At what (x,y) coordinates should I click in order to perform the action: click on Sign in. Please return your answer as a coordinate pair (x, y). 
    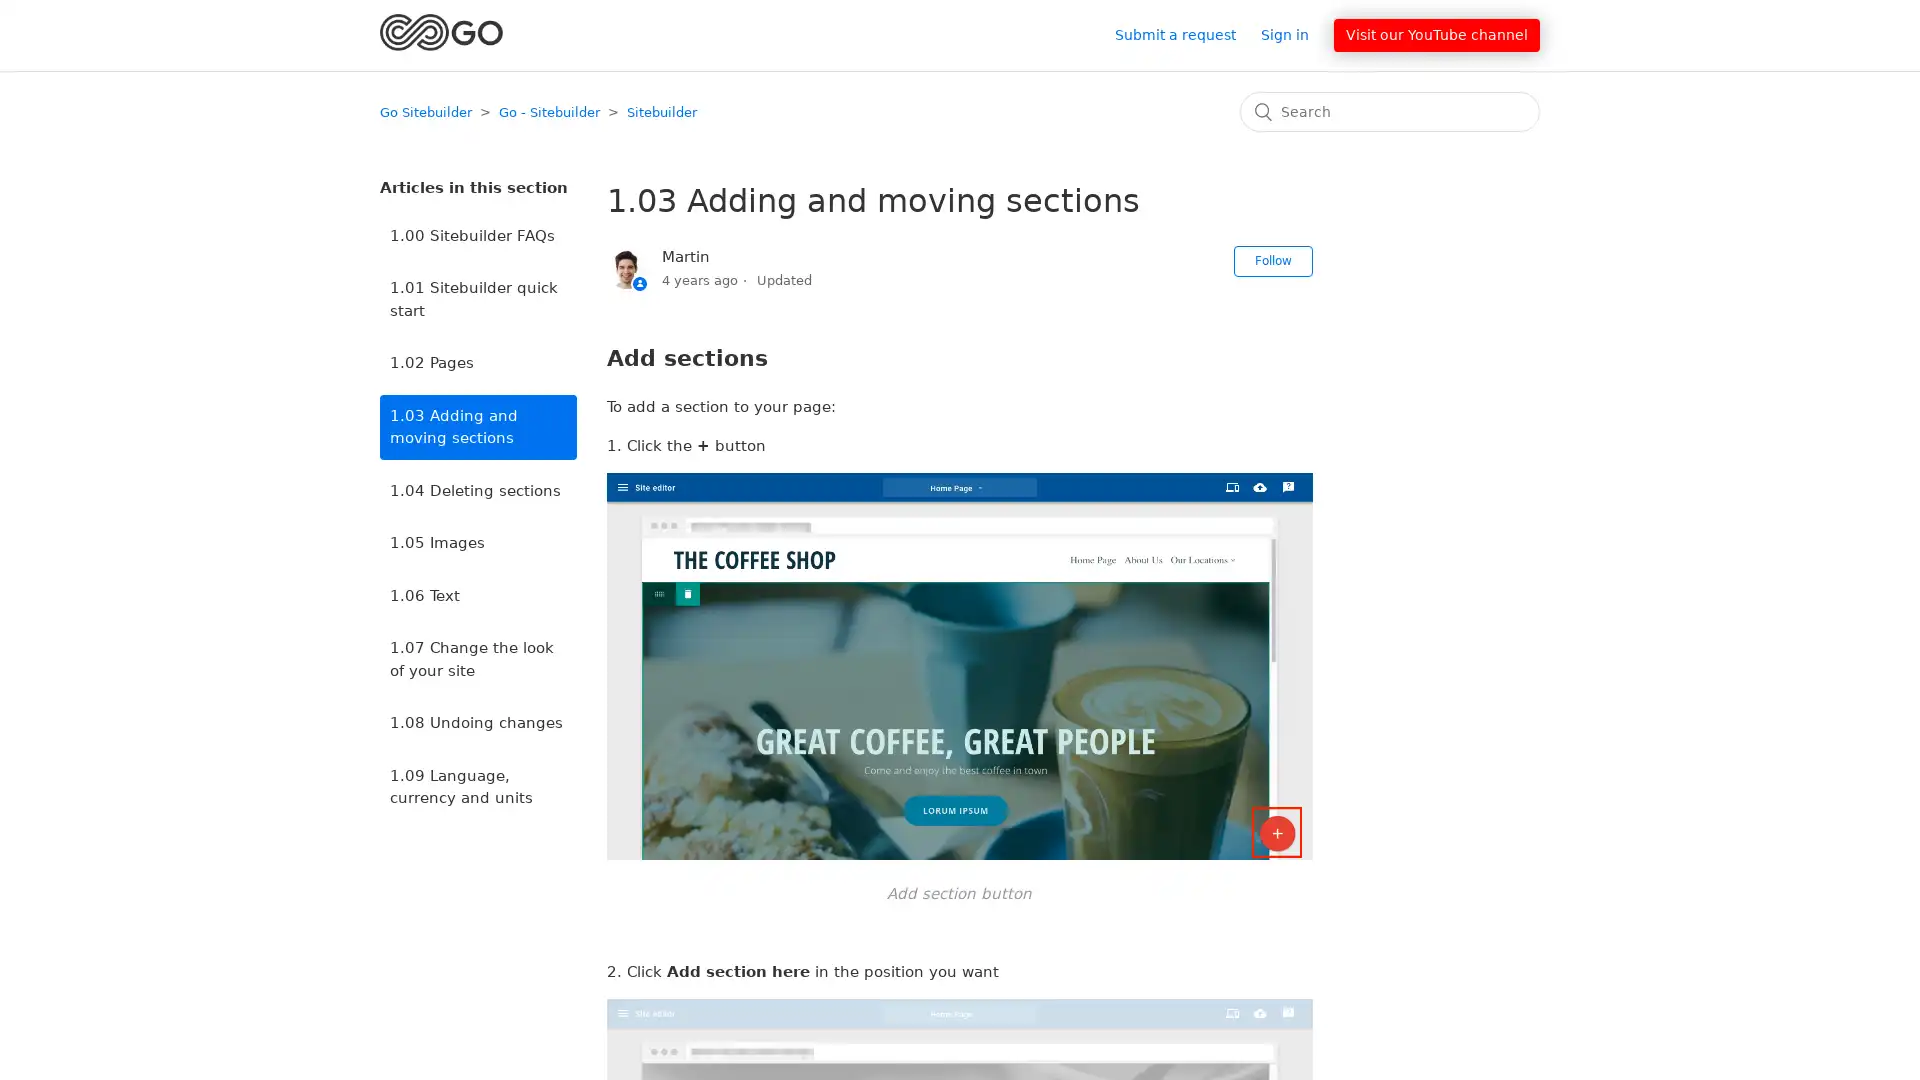
    Looking at the image, I should click on (1295, 34).